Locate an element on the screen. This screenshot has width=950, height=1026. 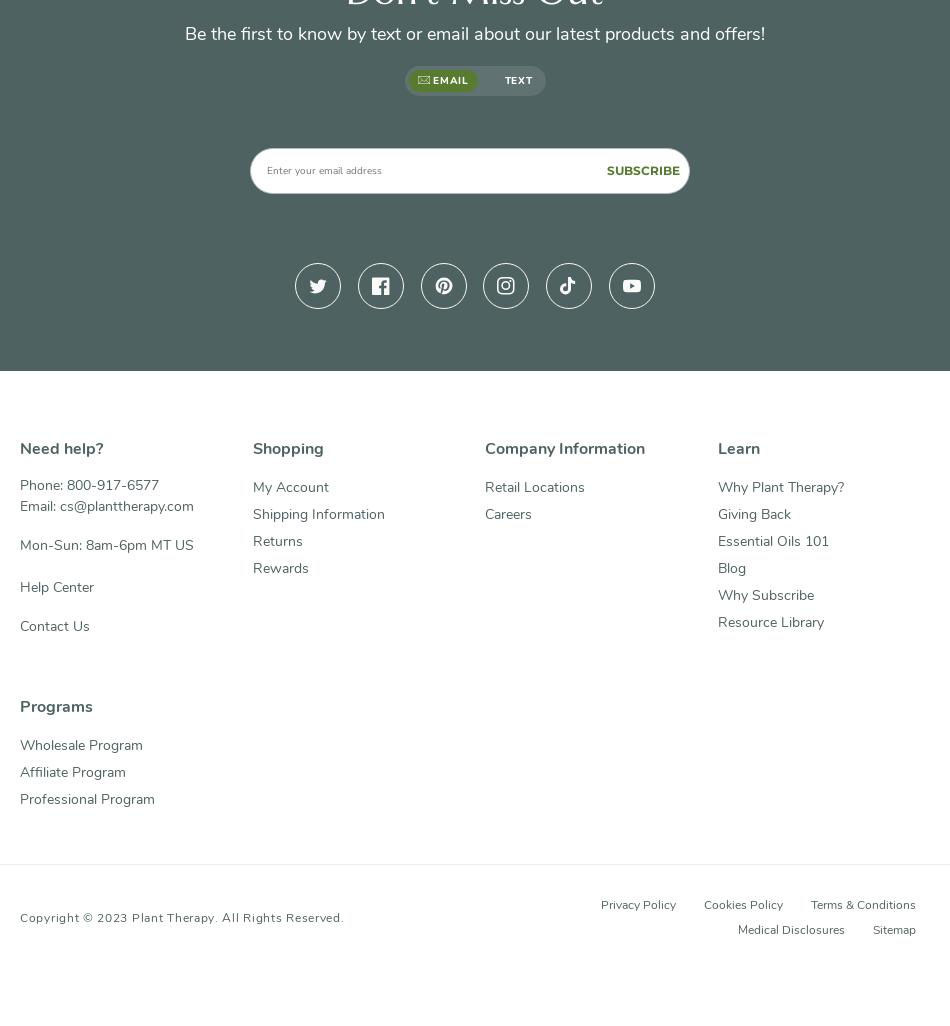
'Rewards' is located at coordinates (278, 567).